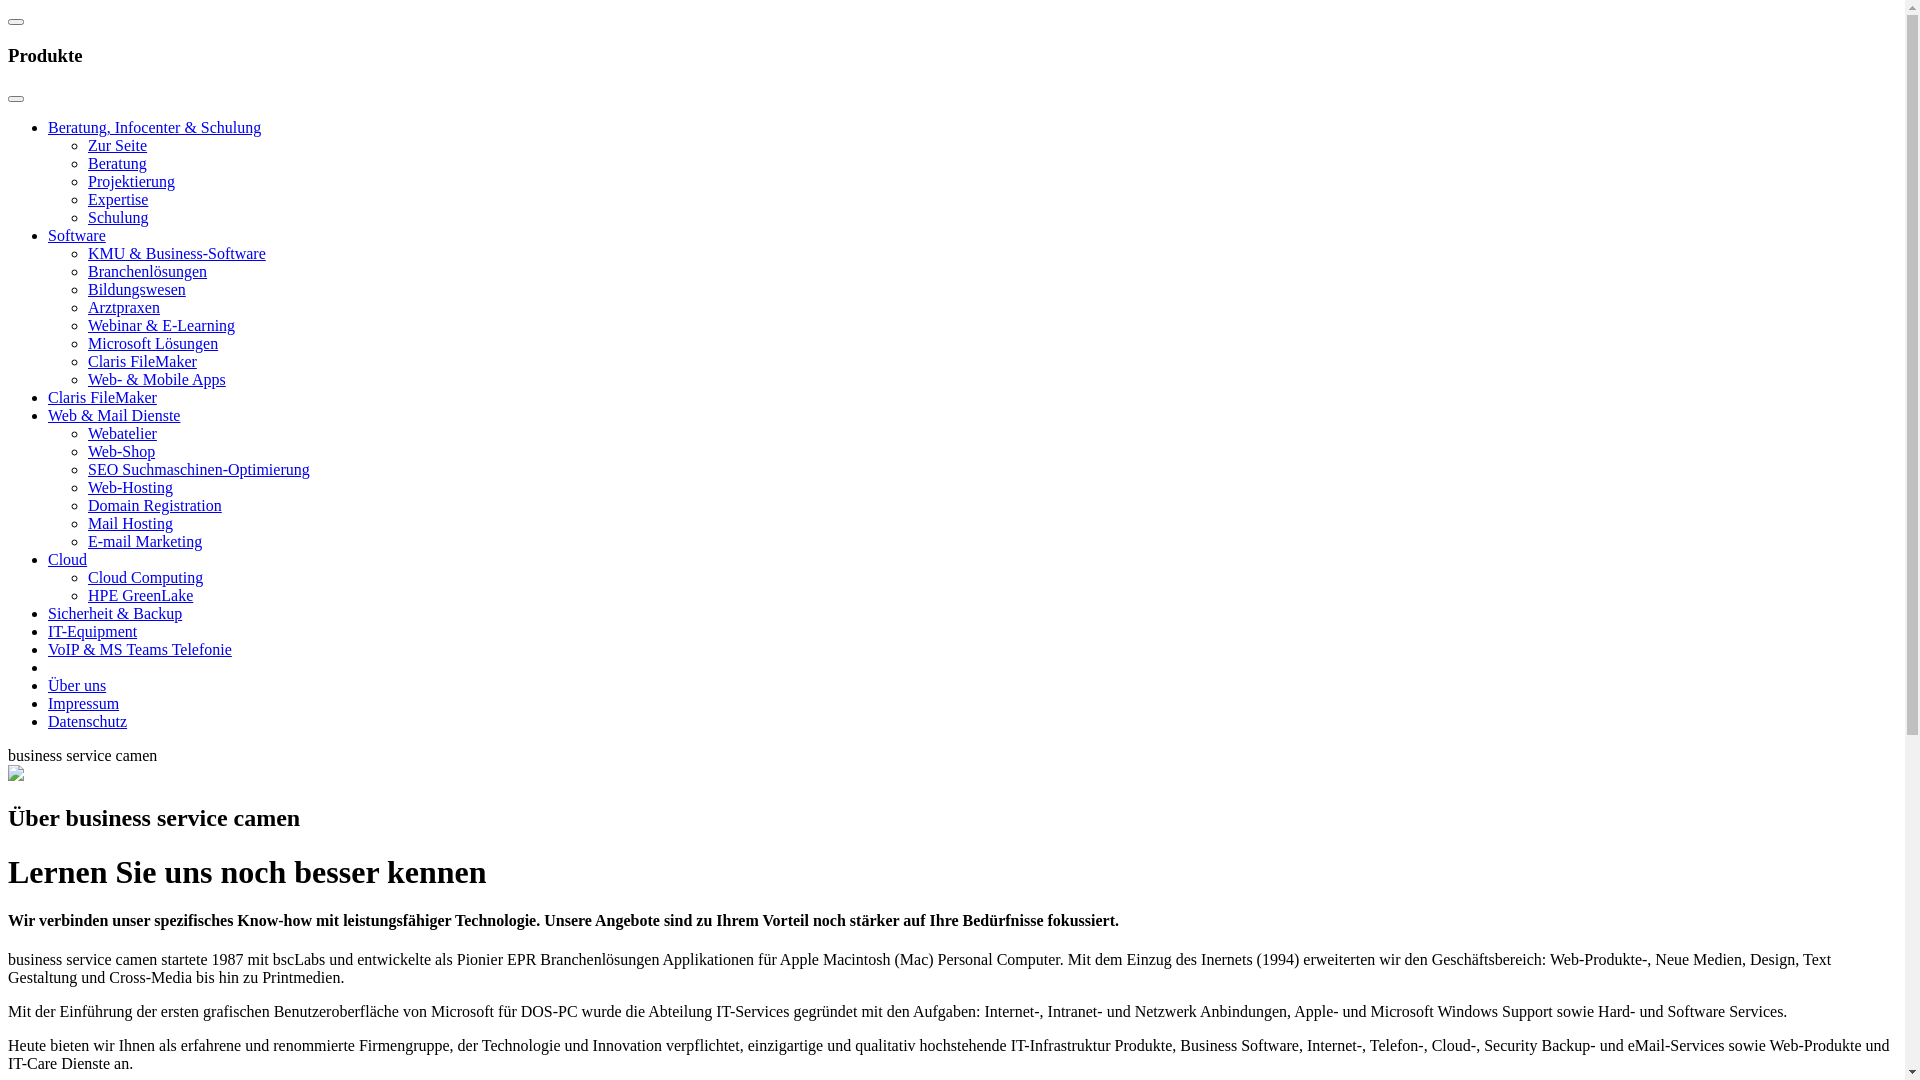 Image resolution: width=1920 pixels, height=1080 pixels. I want to click on 'Bildungswesen', so click(136, 289).